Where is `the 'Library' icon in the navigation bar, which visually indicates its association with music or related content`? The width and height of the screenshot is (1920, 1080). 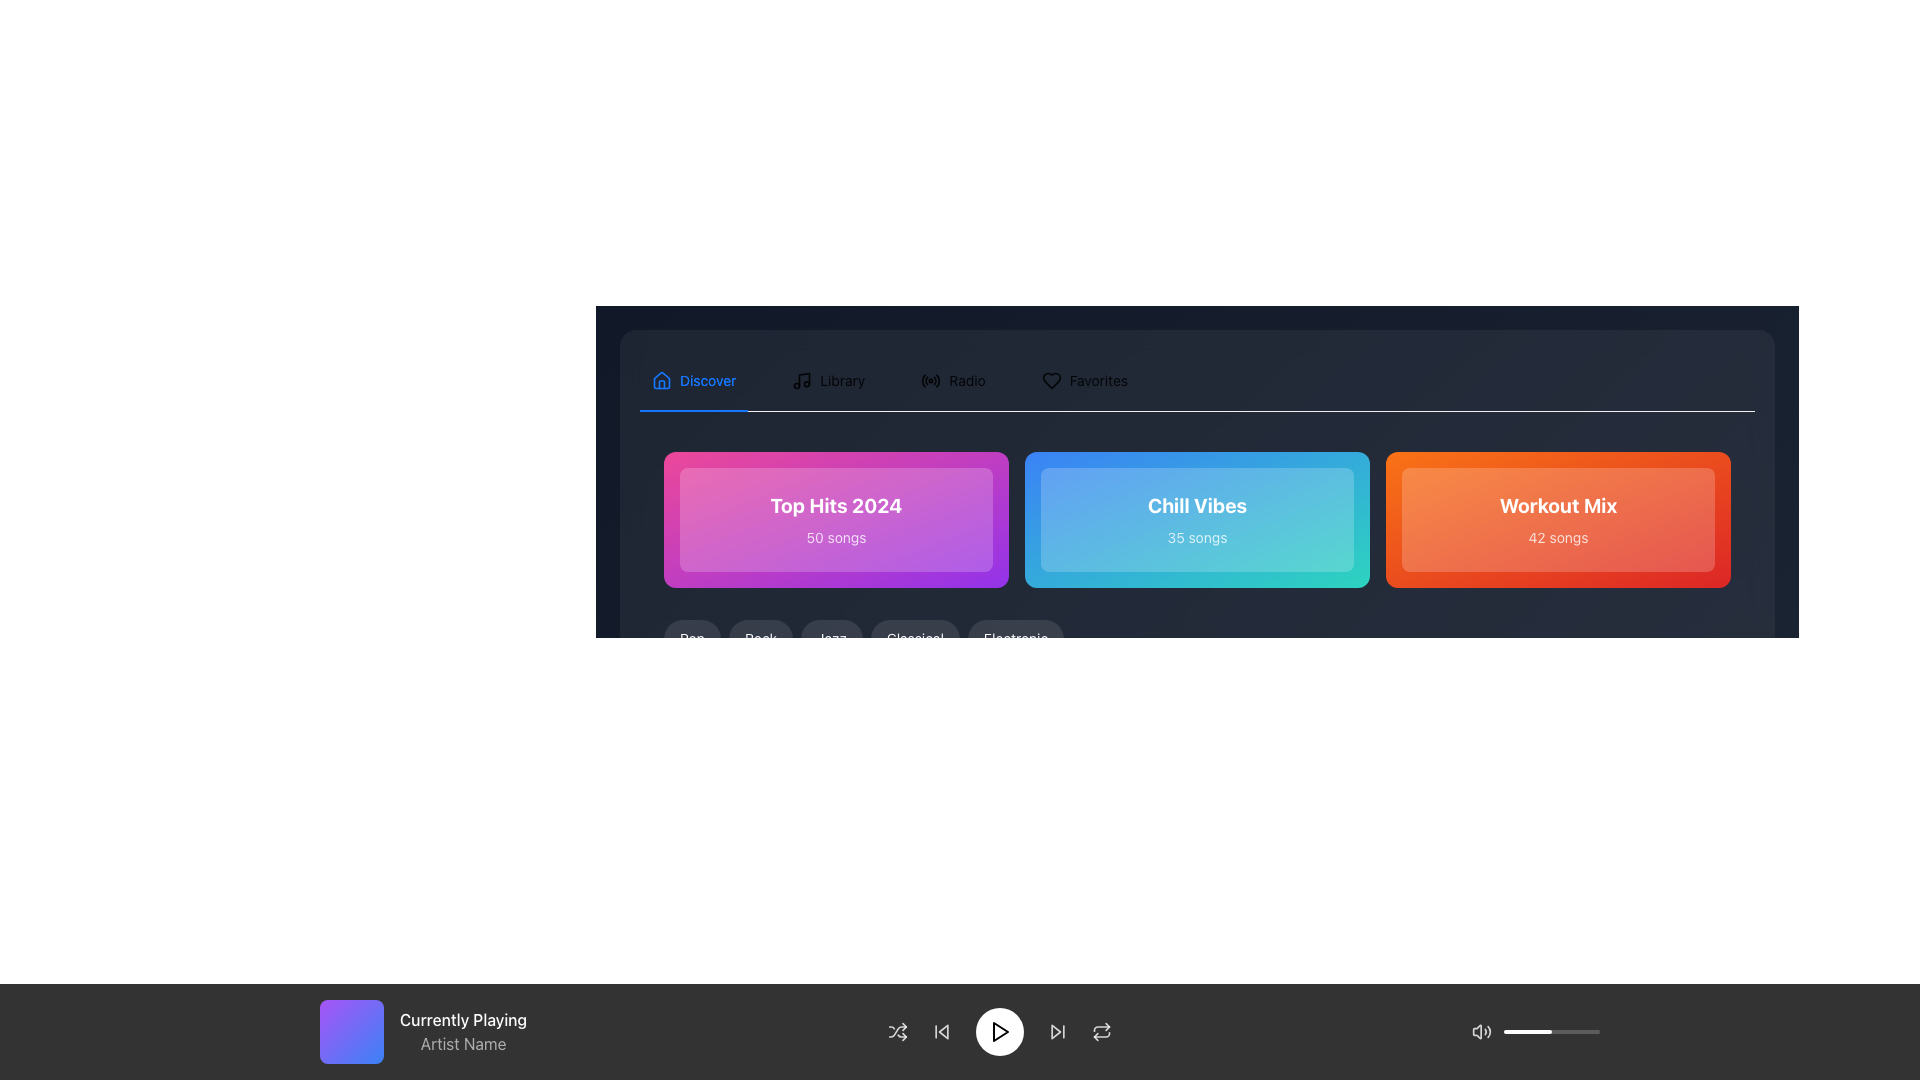
the 'Library' icon in the navigation bar, which visually indicates its association with music or related content is located at coordinates (802, 381).